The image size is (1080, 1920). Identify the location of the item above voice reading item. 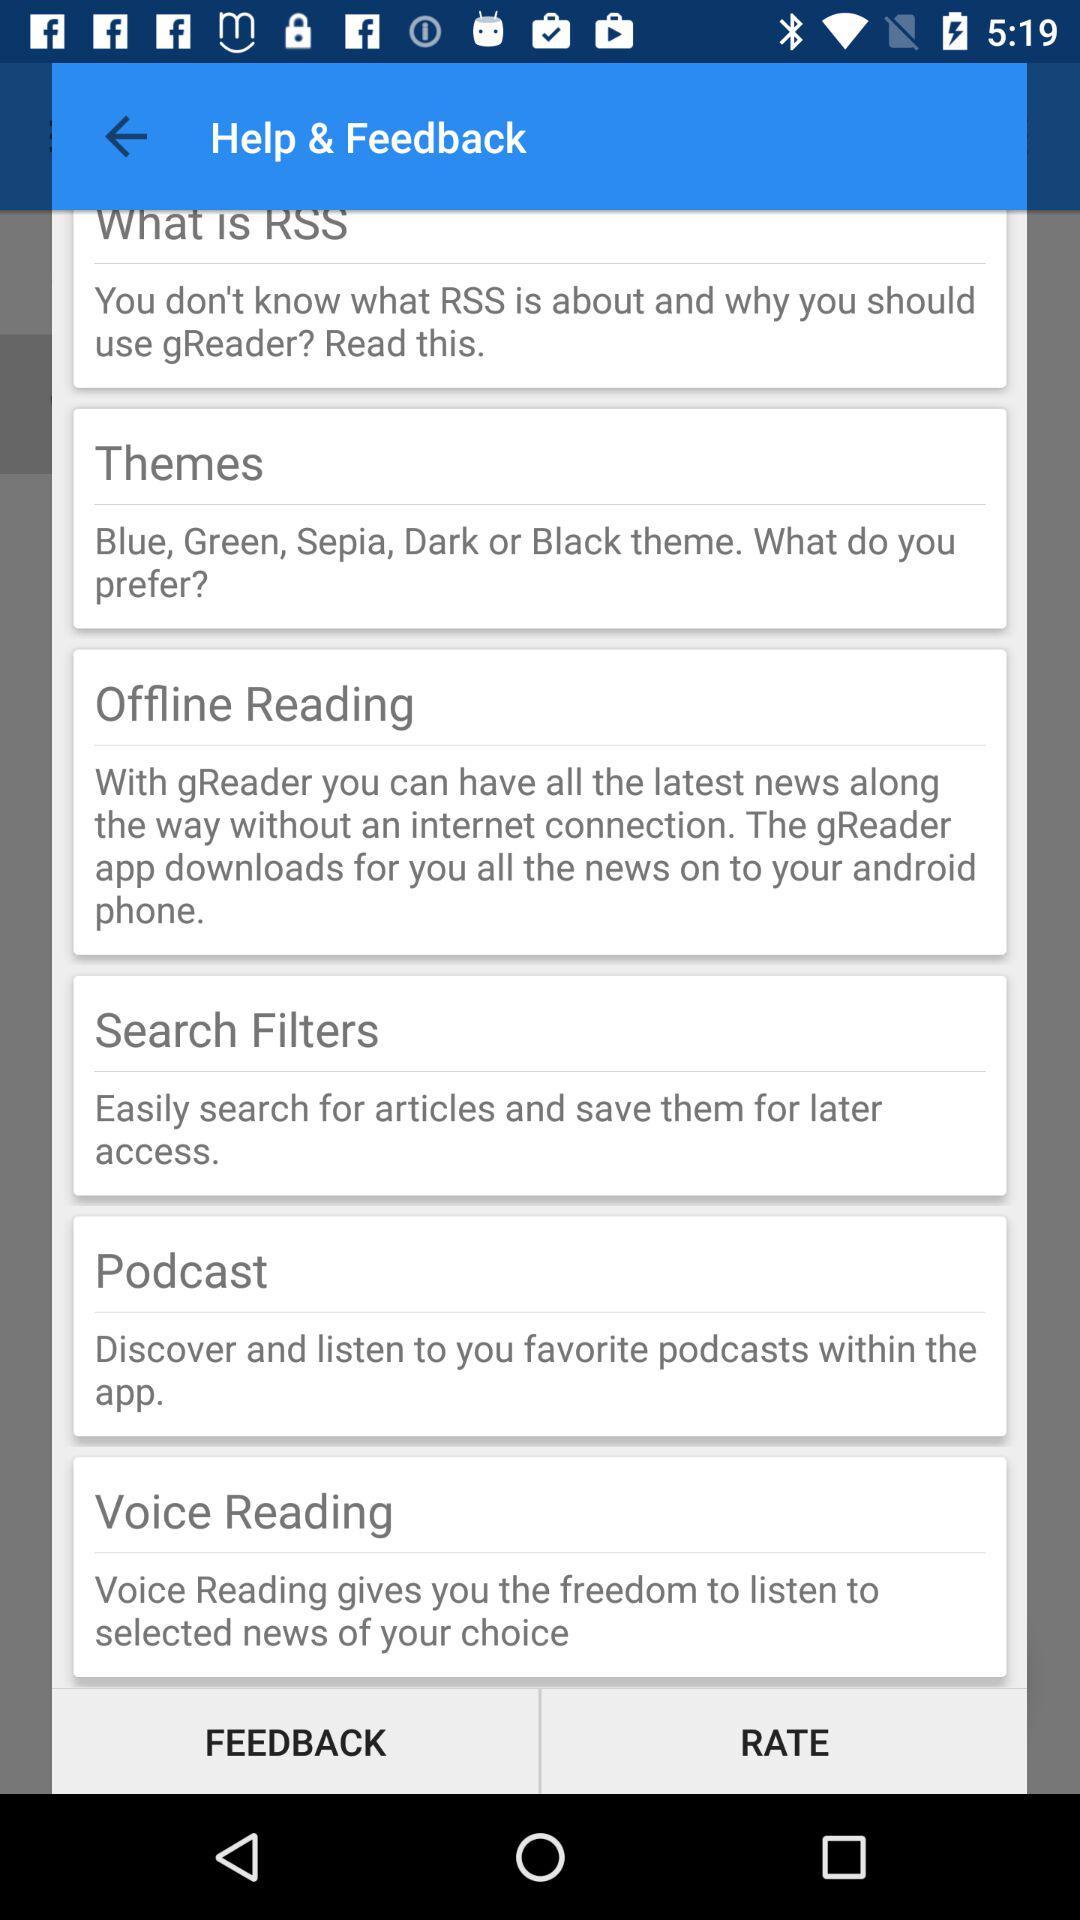
(540, 1368).